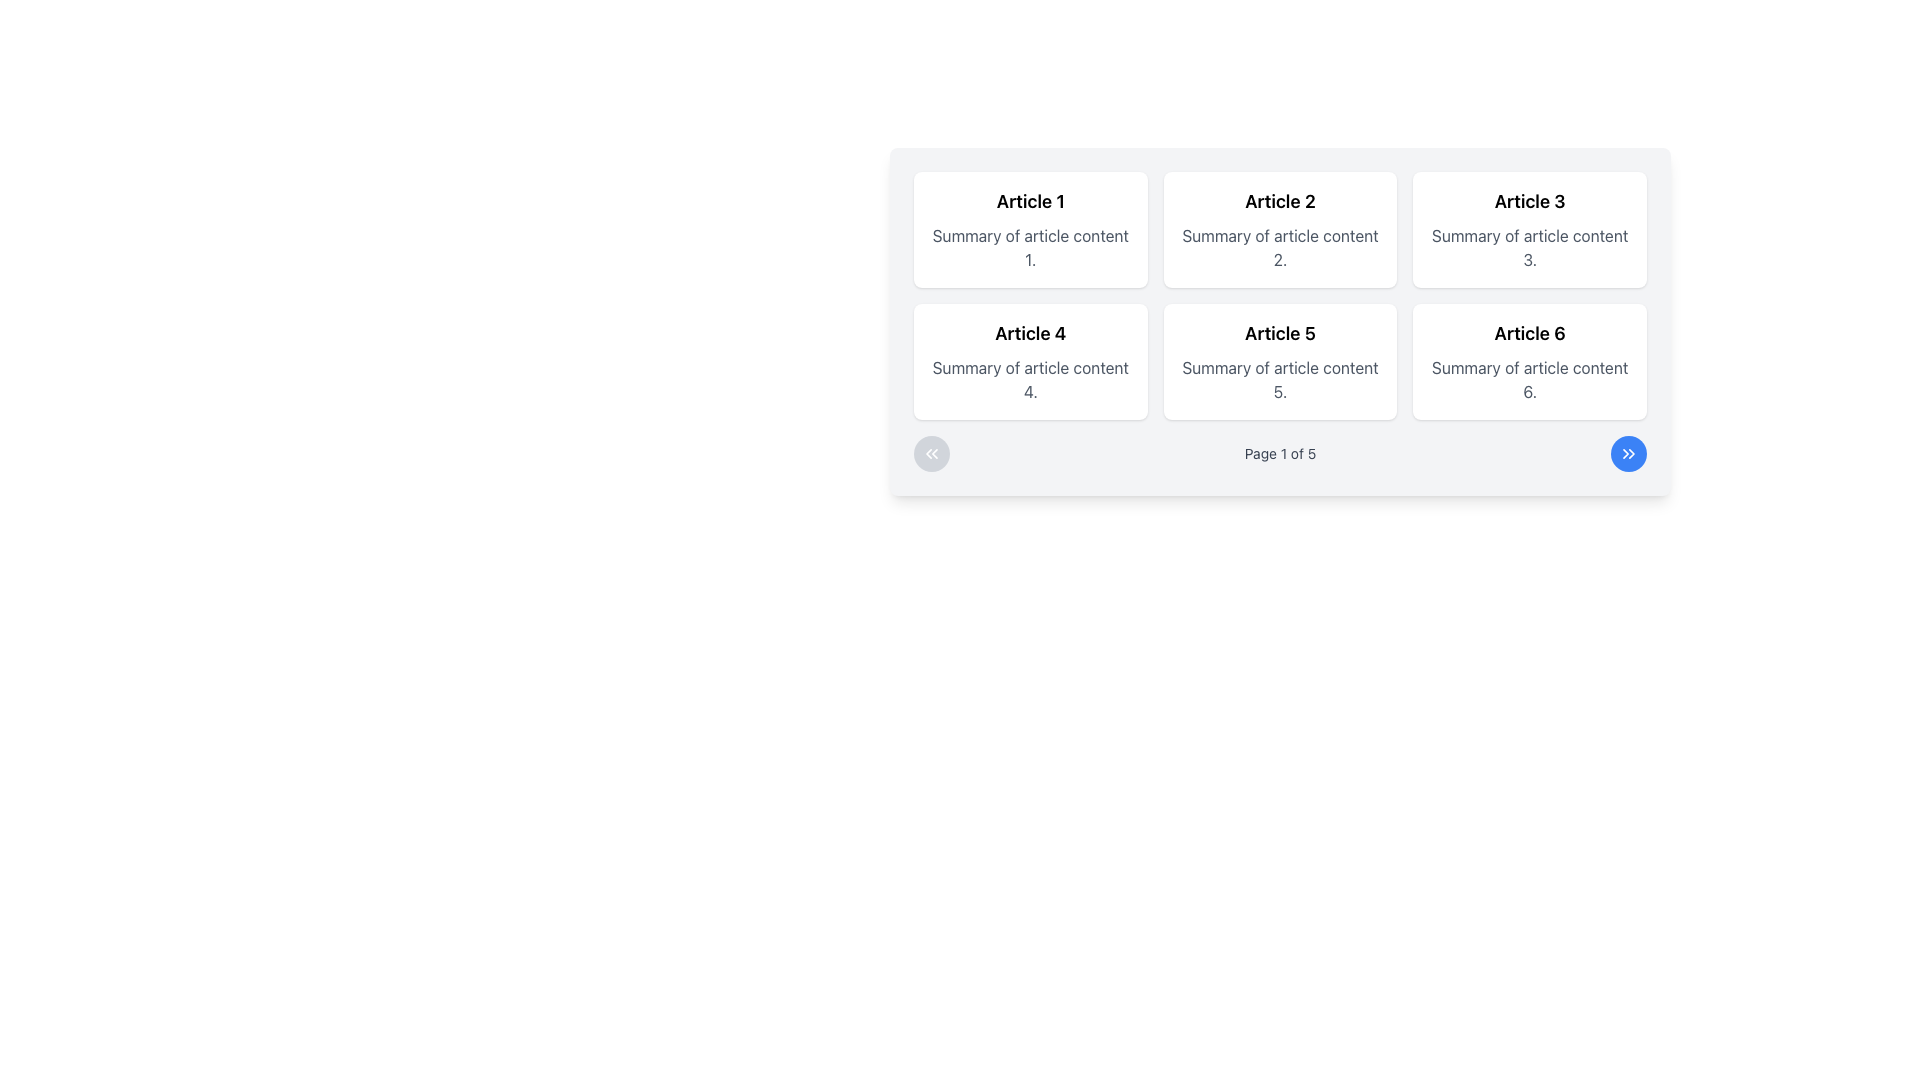  I want to click on the bold, black text label 'Article 6' located in the bottom-right card of a two-row, three-column grid to possibly reveal any tooltip or highlight, so click(1529, 333).